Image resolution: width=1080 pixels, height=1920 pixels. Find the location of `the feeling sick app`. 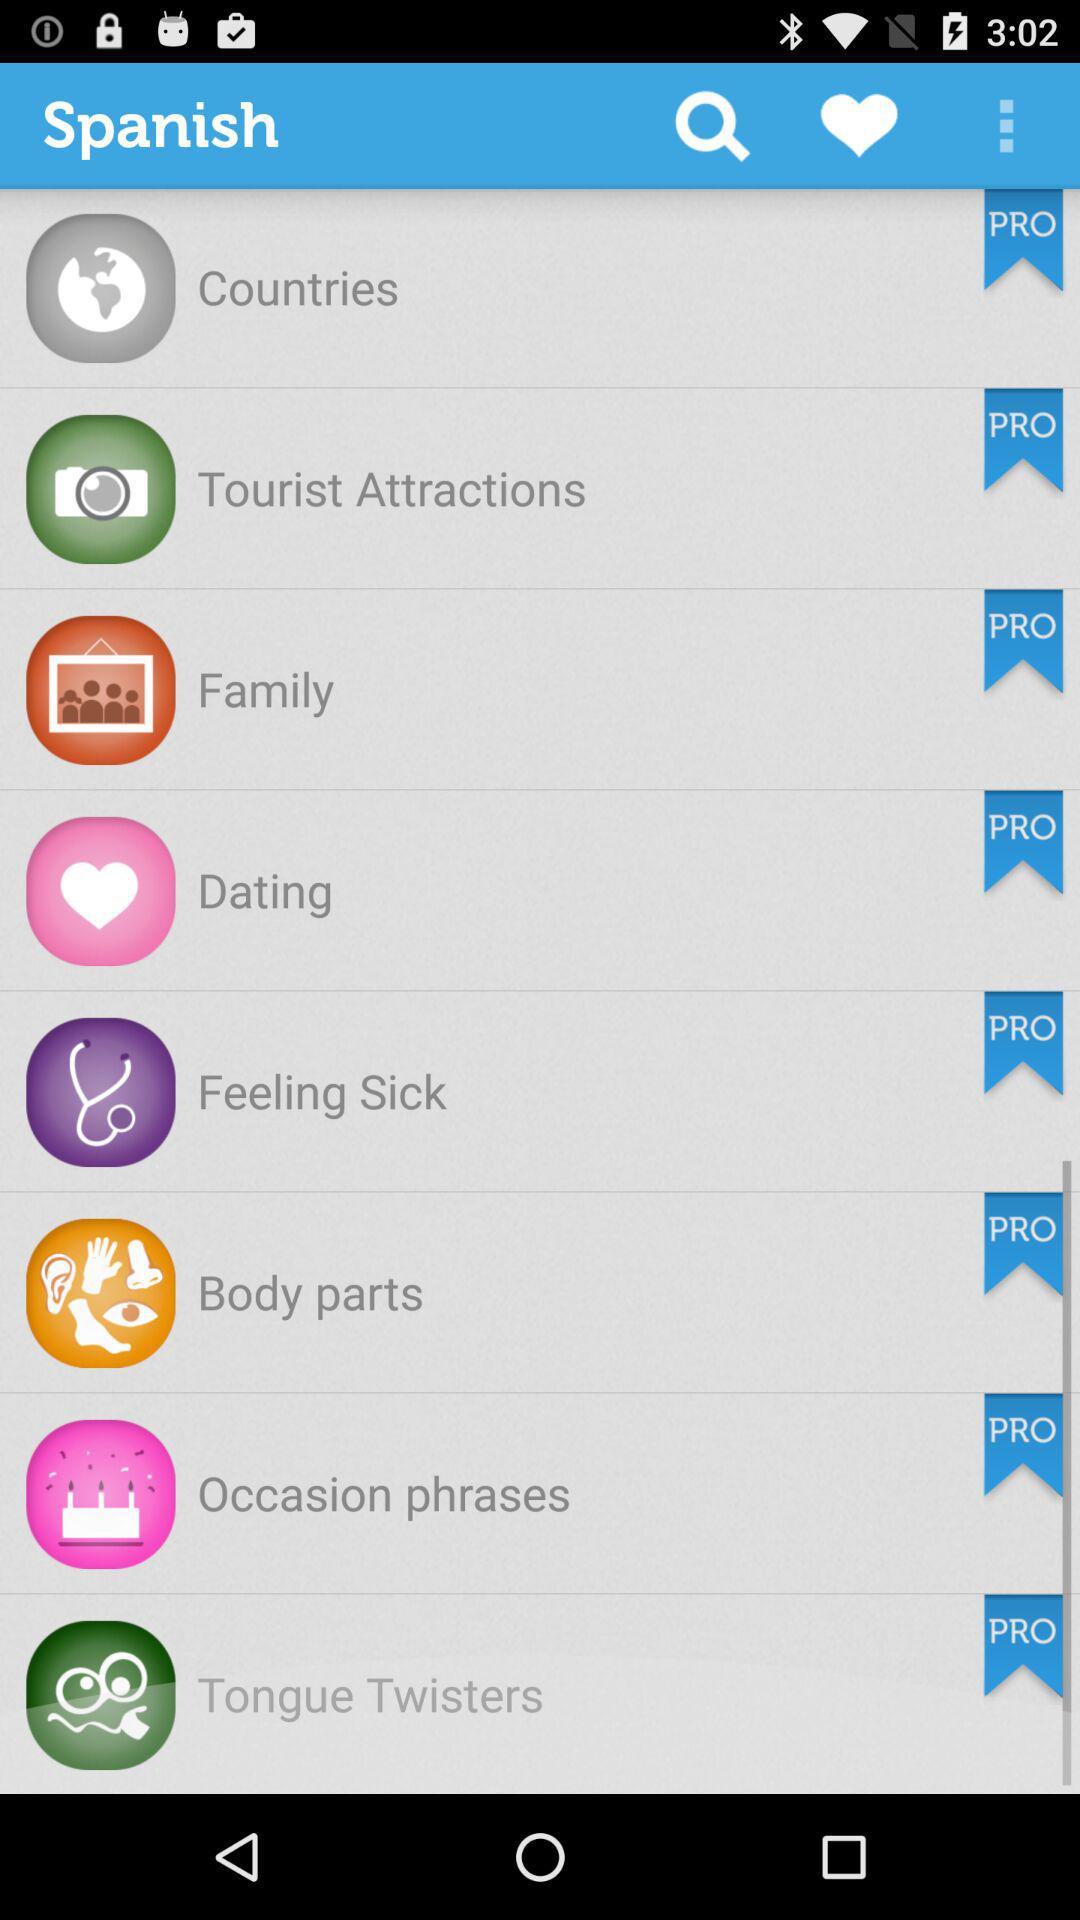

the feeling sick app is located at coordinates (321, 1089).